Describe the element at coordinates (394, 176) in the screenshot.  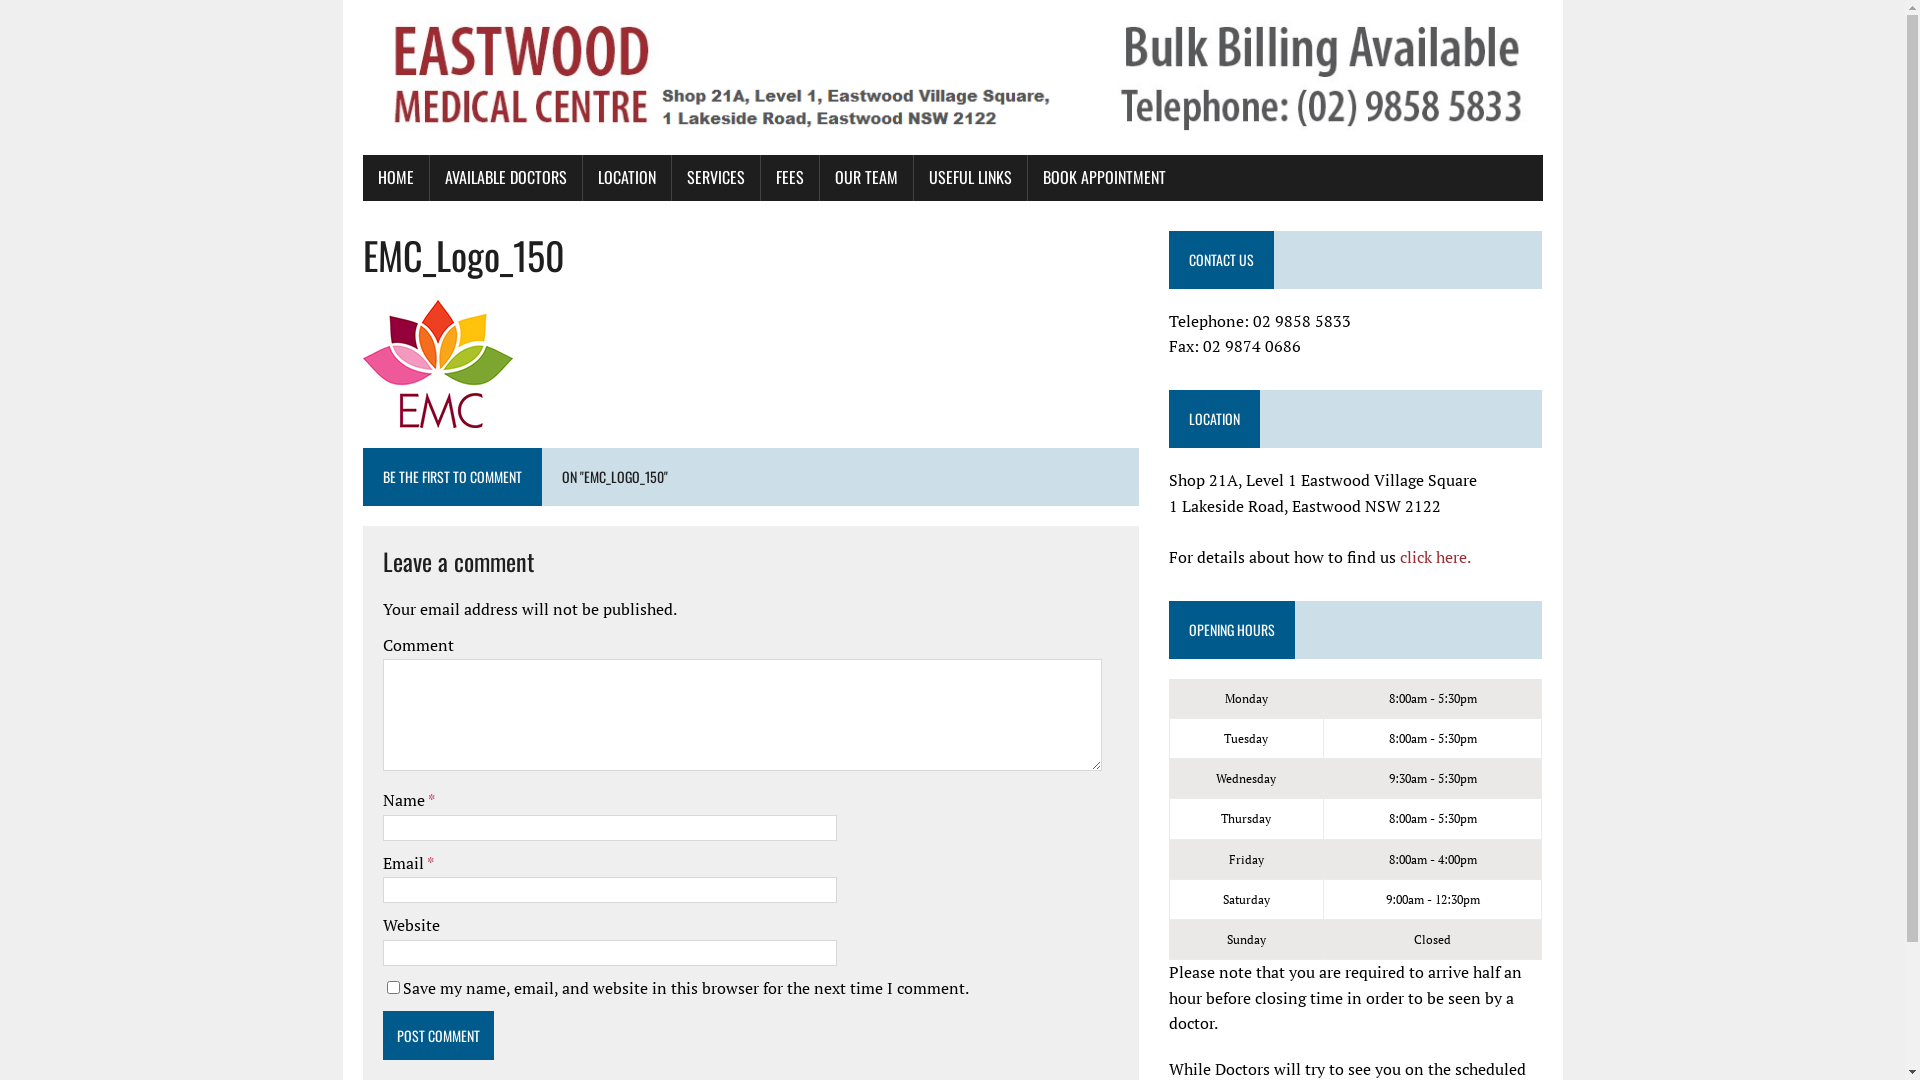
I see `'HOME'` at that location.